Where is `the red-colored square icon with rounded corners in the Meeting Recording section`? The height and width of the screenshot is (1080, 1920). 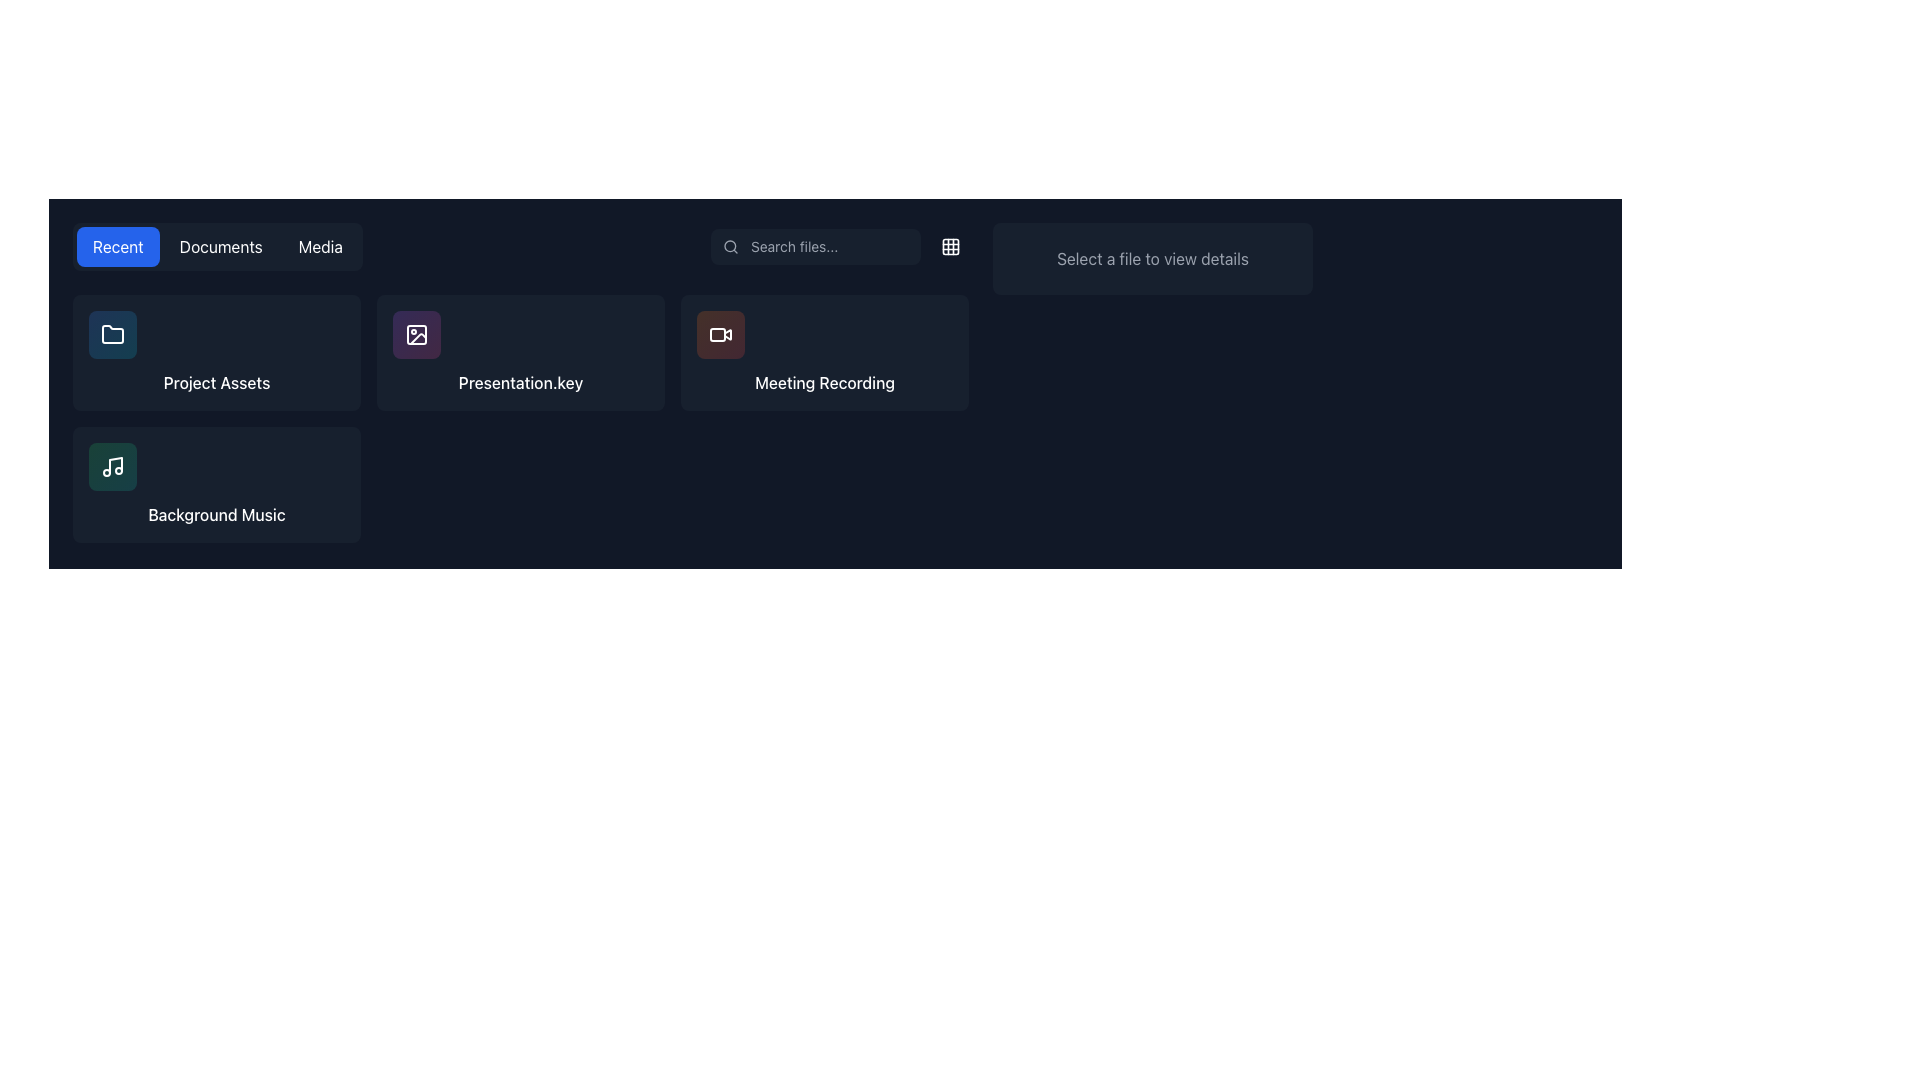
the red-colored square icon with rounded corners in the Meeting Recording section is located at coordinates (718, 334).